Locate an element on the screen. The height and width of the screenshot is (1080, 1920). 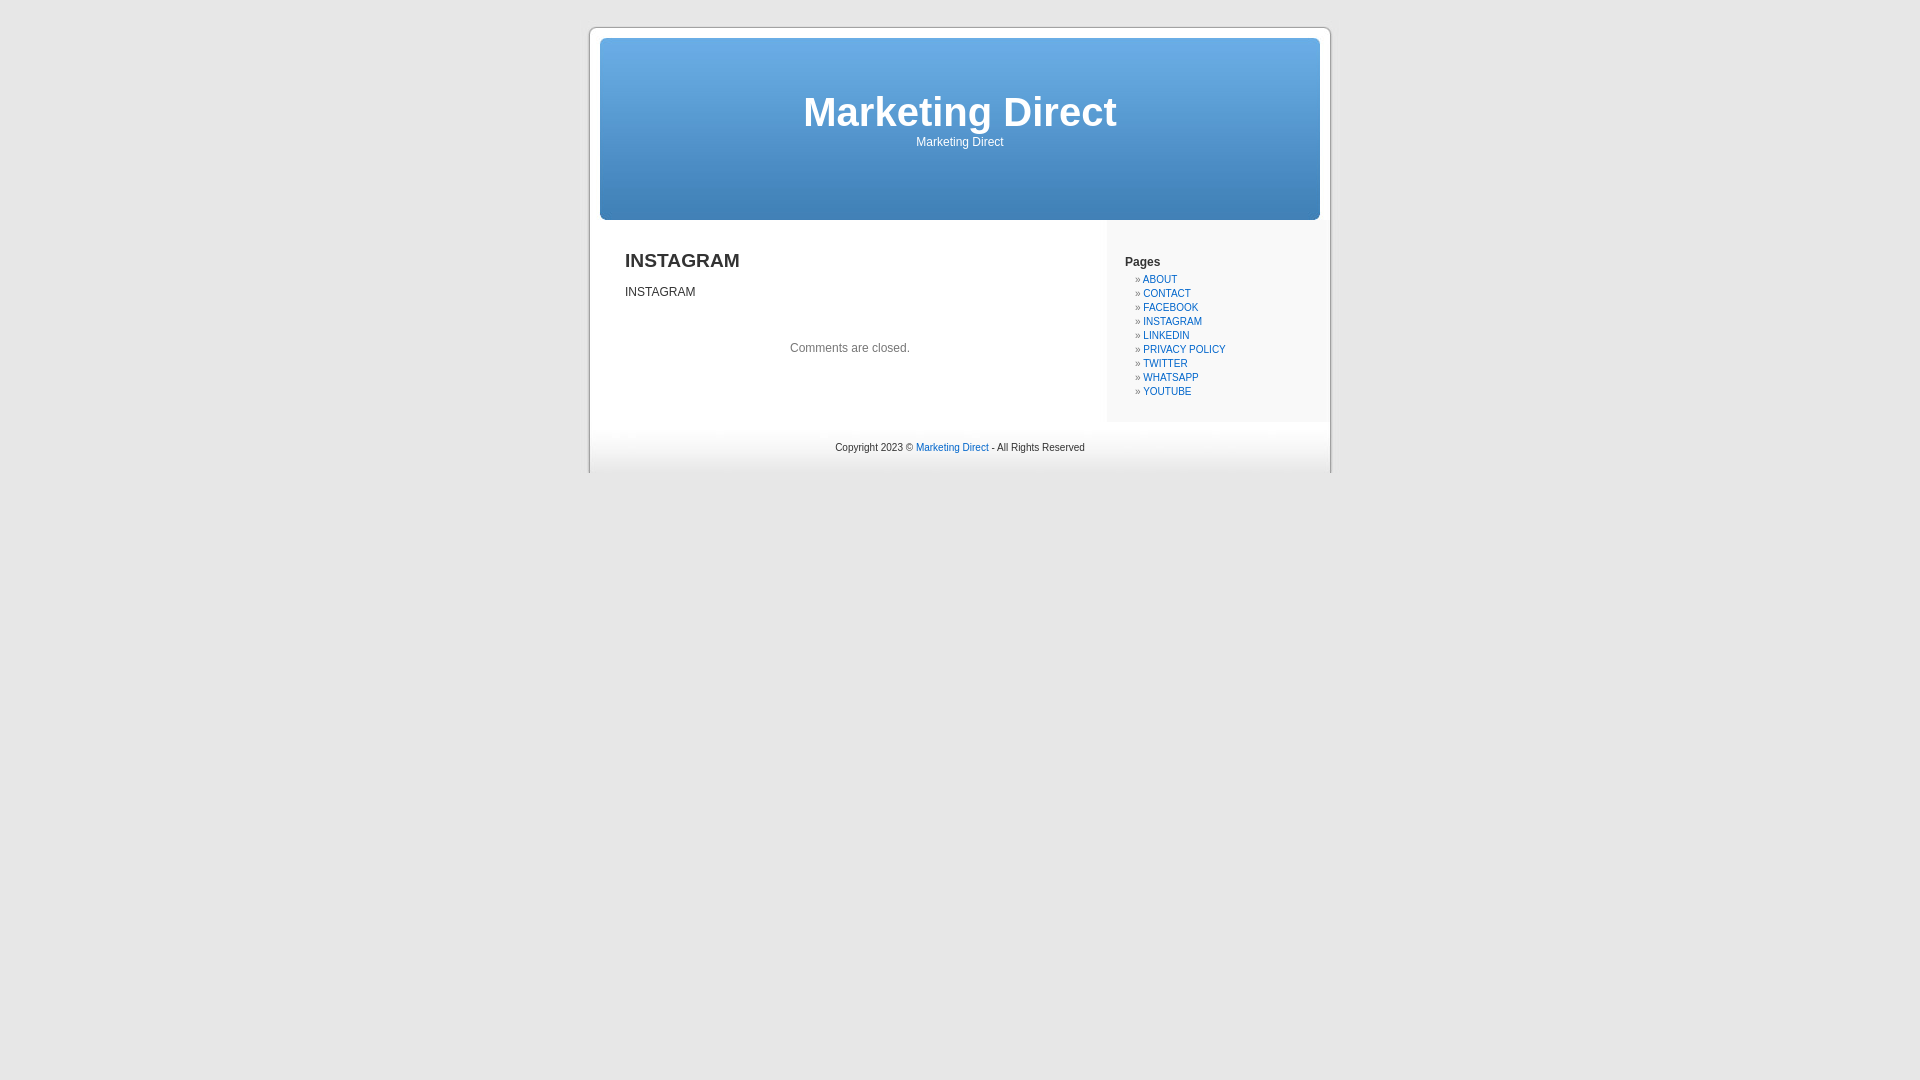
'WHATSAPP' is located at coordinates (1142, 377).